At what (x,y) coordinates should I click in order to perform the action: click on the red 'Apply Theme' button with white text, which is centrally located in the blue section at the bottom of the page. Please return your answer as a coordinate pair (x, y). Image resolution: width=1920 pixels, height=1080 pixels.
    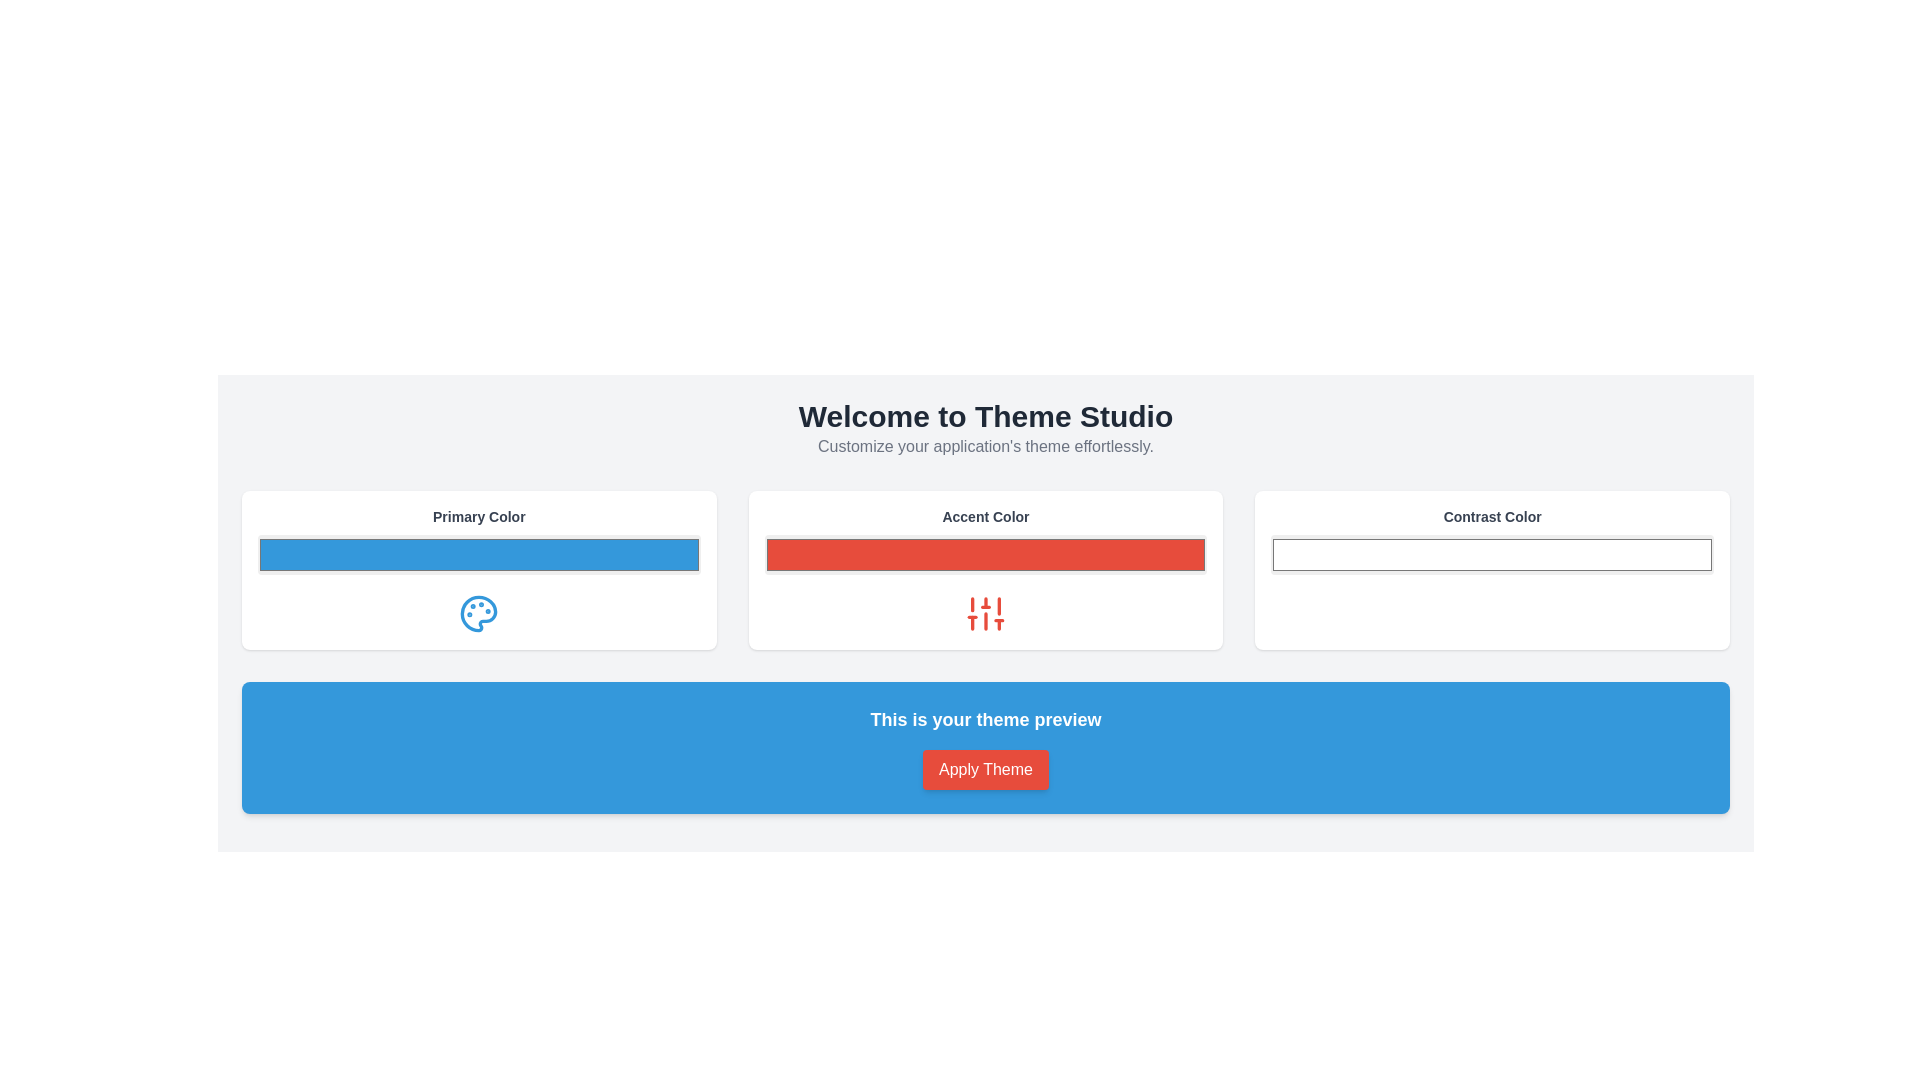
    Looking at the image, I should click on (985, 769).